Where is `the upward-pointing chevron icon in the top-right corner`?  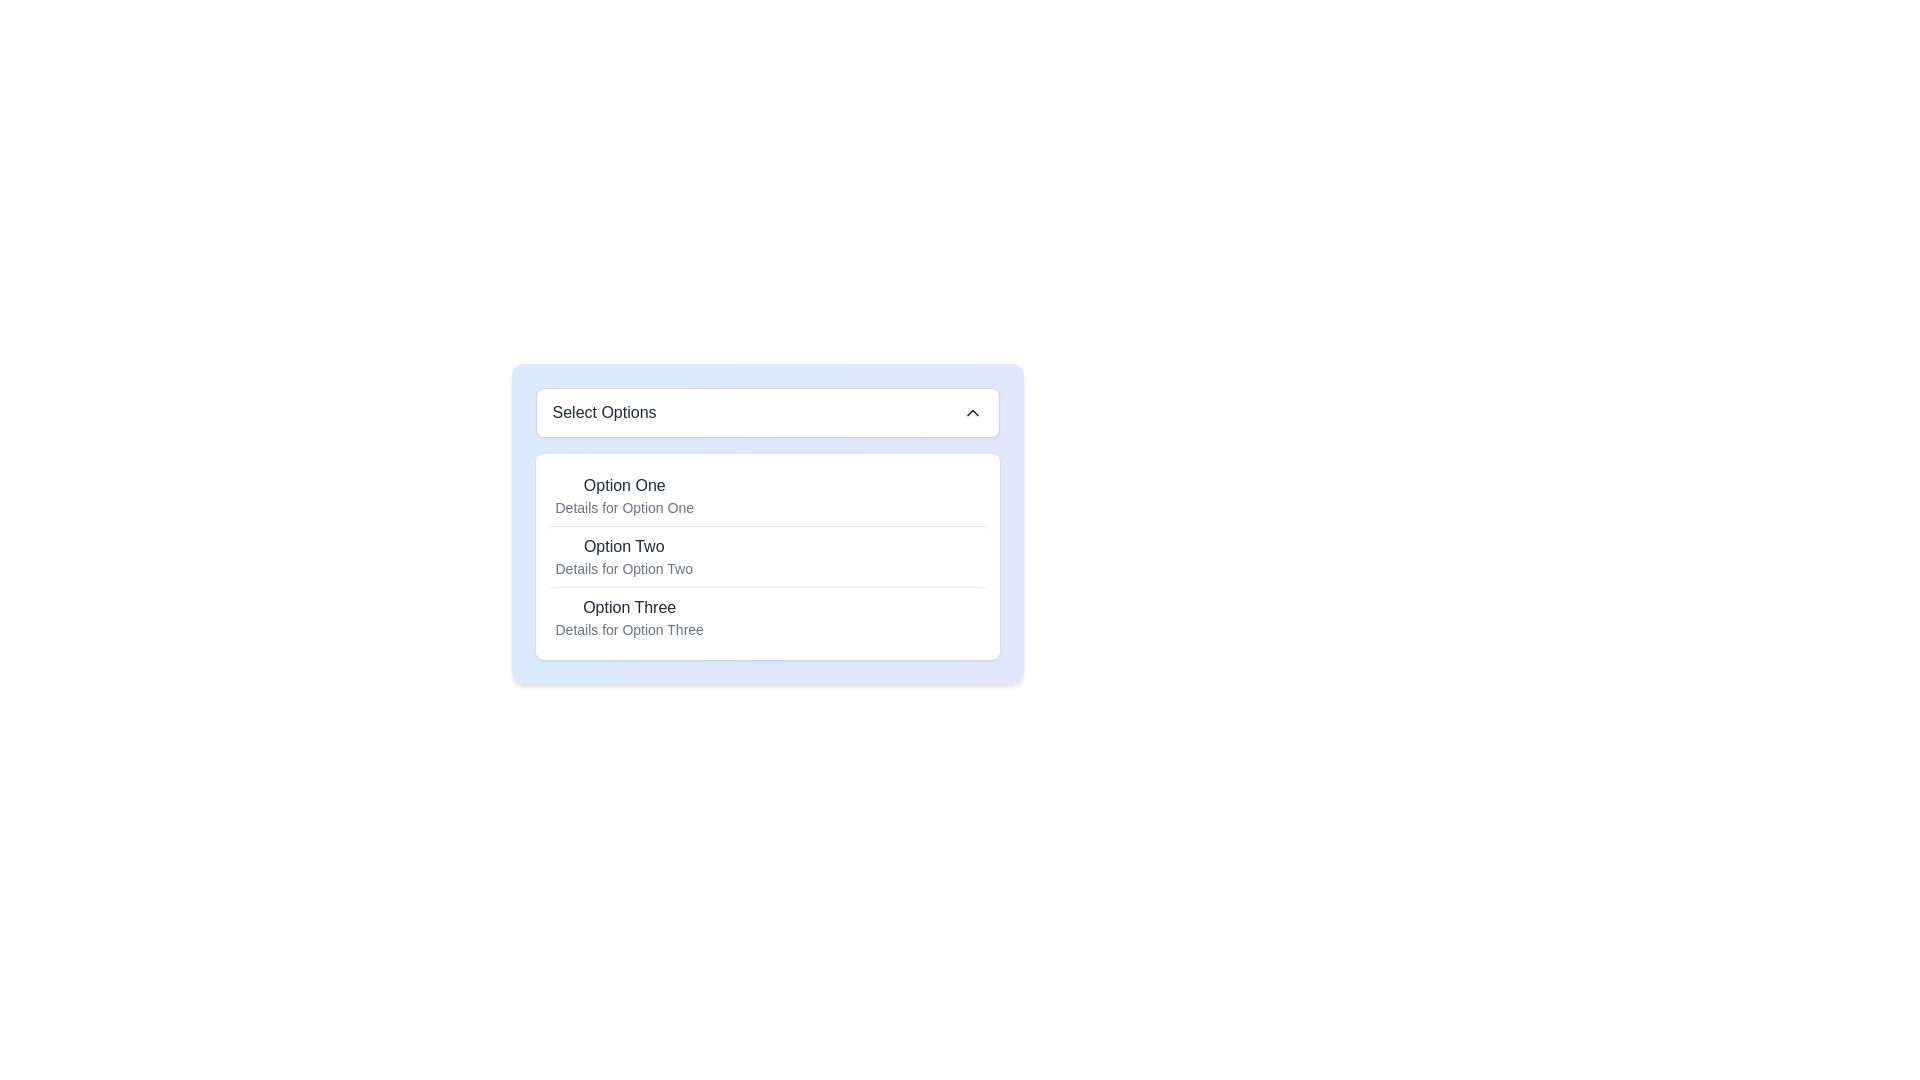
the upward-pointing chevron icon in the top-right corner is located at coordinates (972, 411).